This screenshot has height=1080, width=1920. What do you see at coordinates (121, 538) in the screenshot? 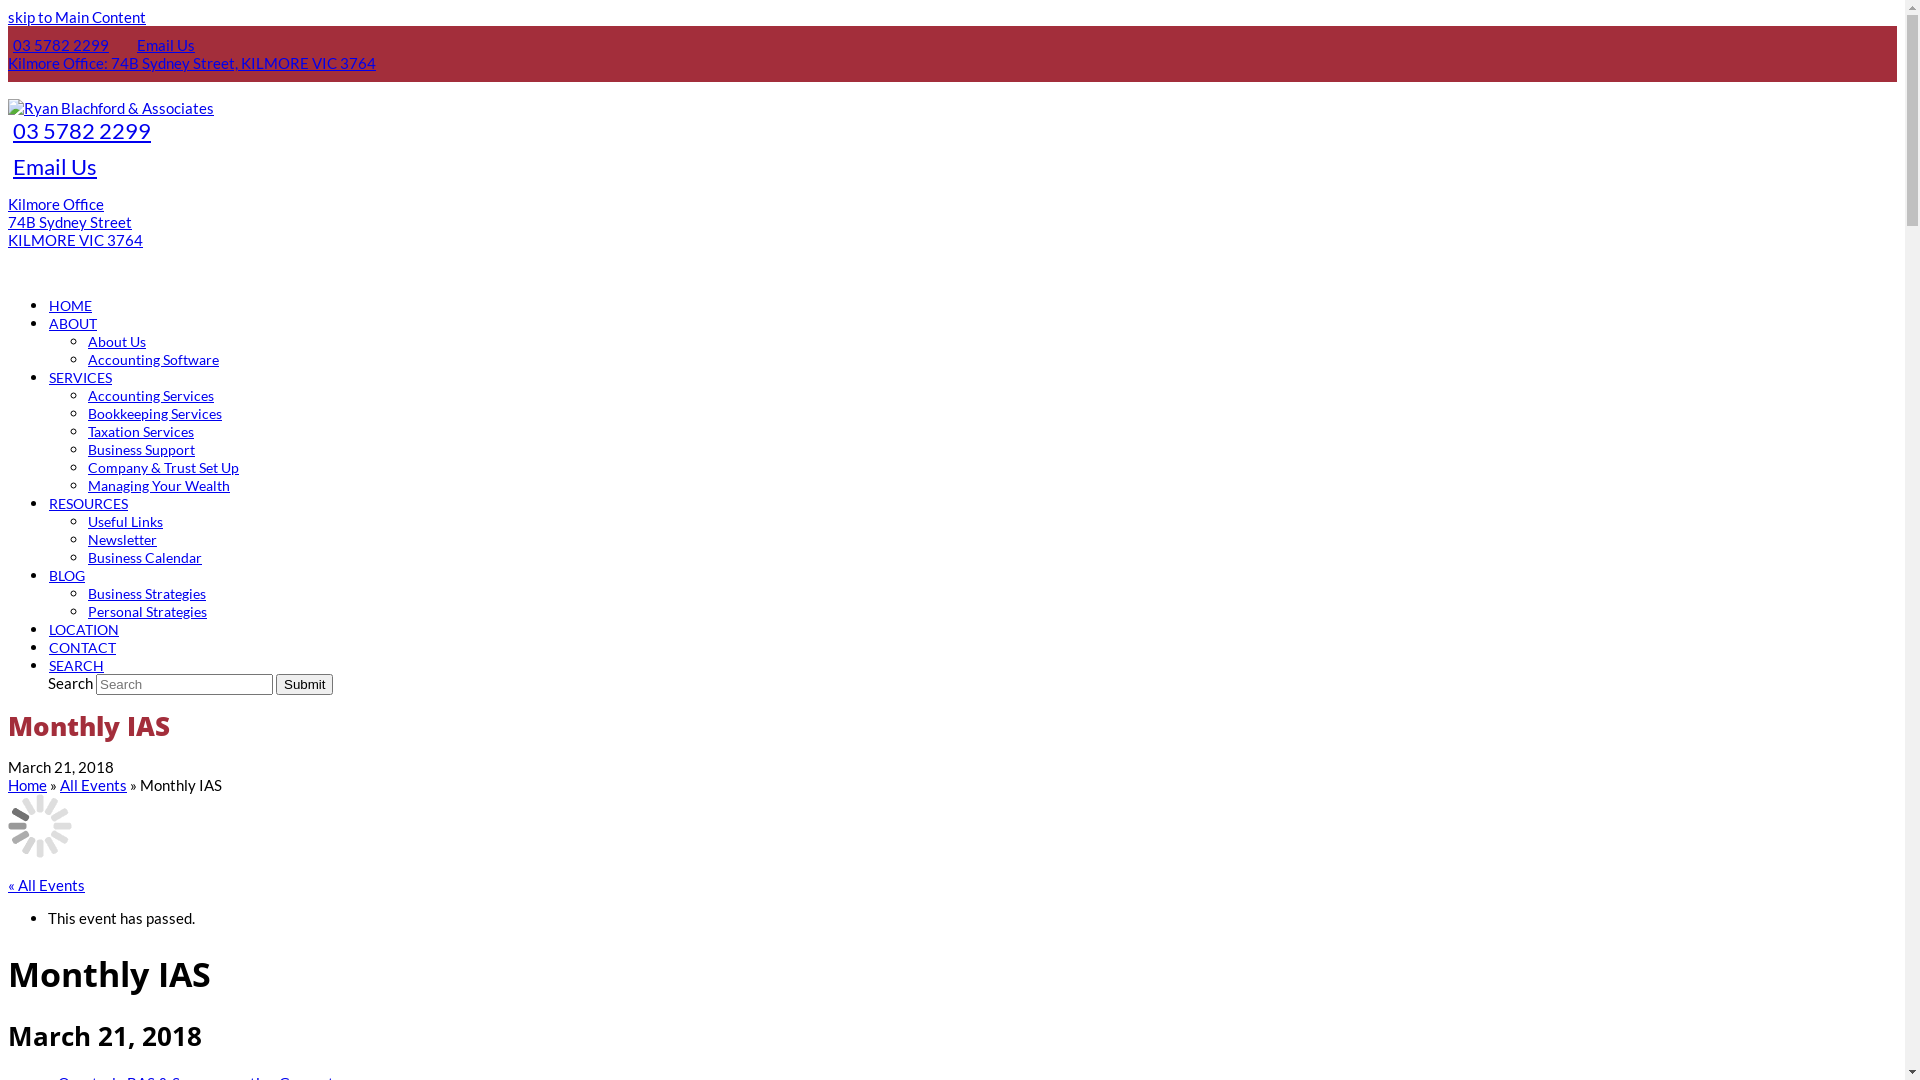
I see `'Newsletter'` at bounding box center [121, 538].